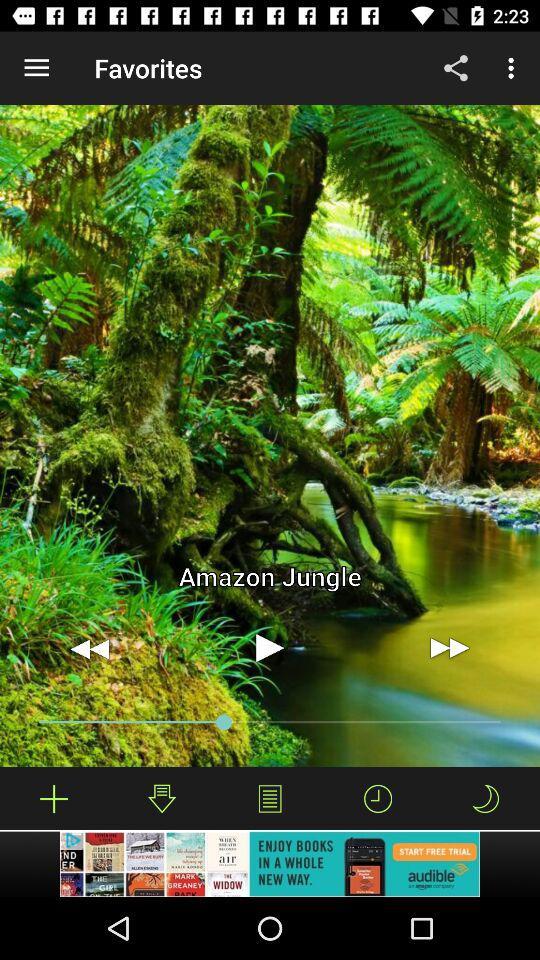  Describe the element at coordinates (54, 798) in the screenshot. I see `download music` at that location.